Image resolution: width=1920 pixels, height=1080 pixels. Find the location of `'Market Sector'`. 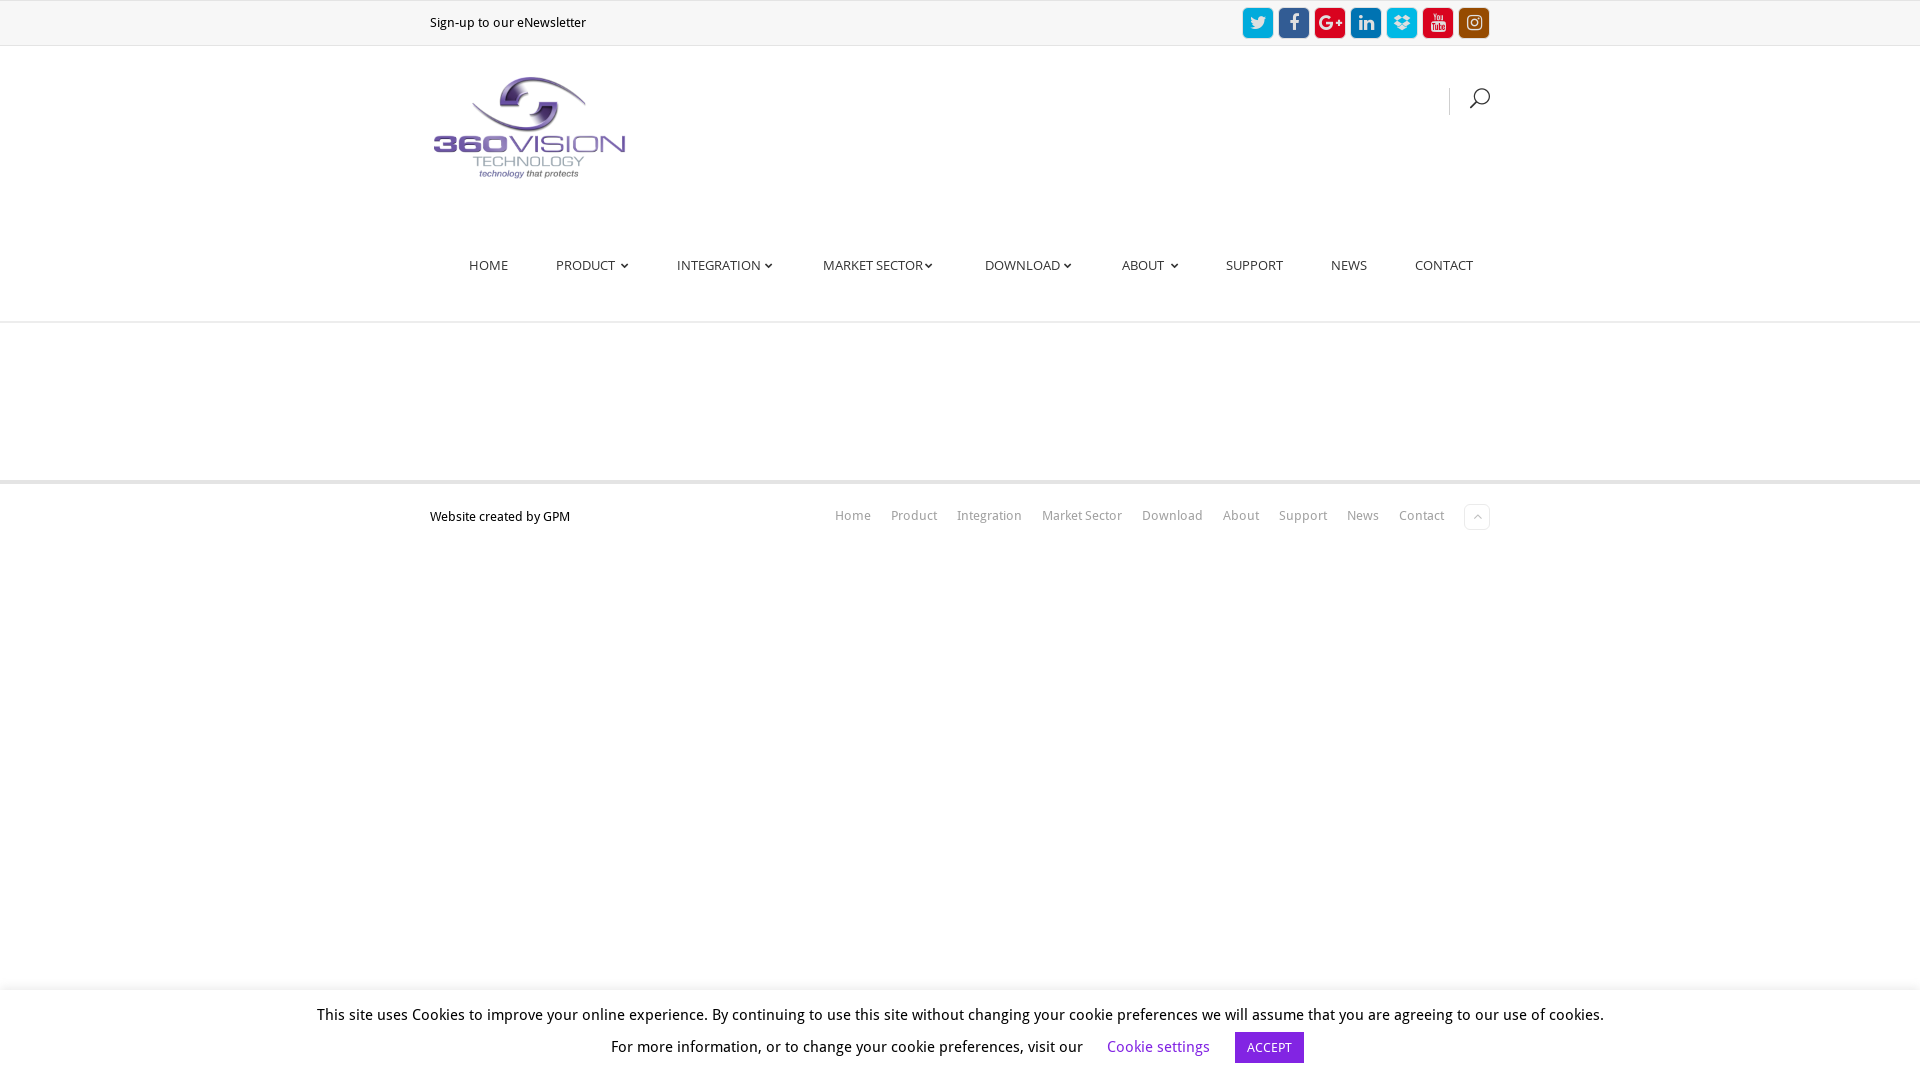

'Market Sector' is located at coordinates (1080, 514).